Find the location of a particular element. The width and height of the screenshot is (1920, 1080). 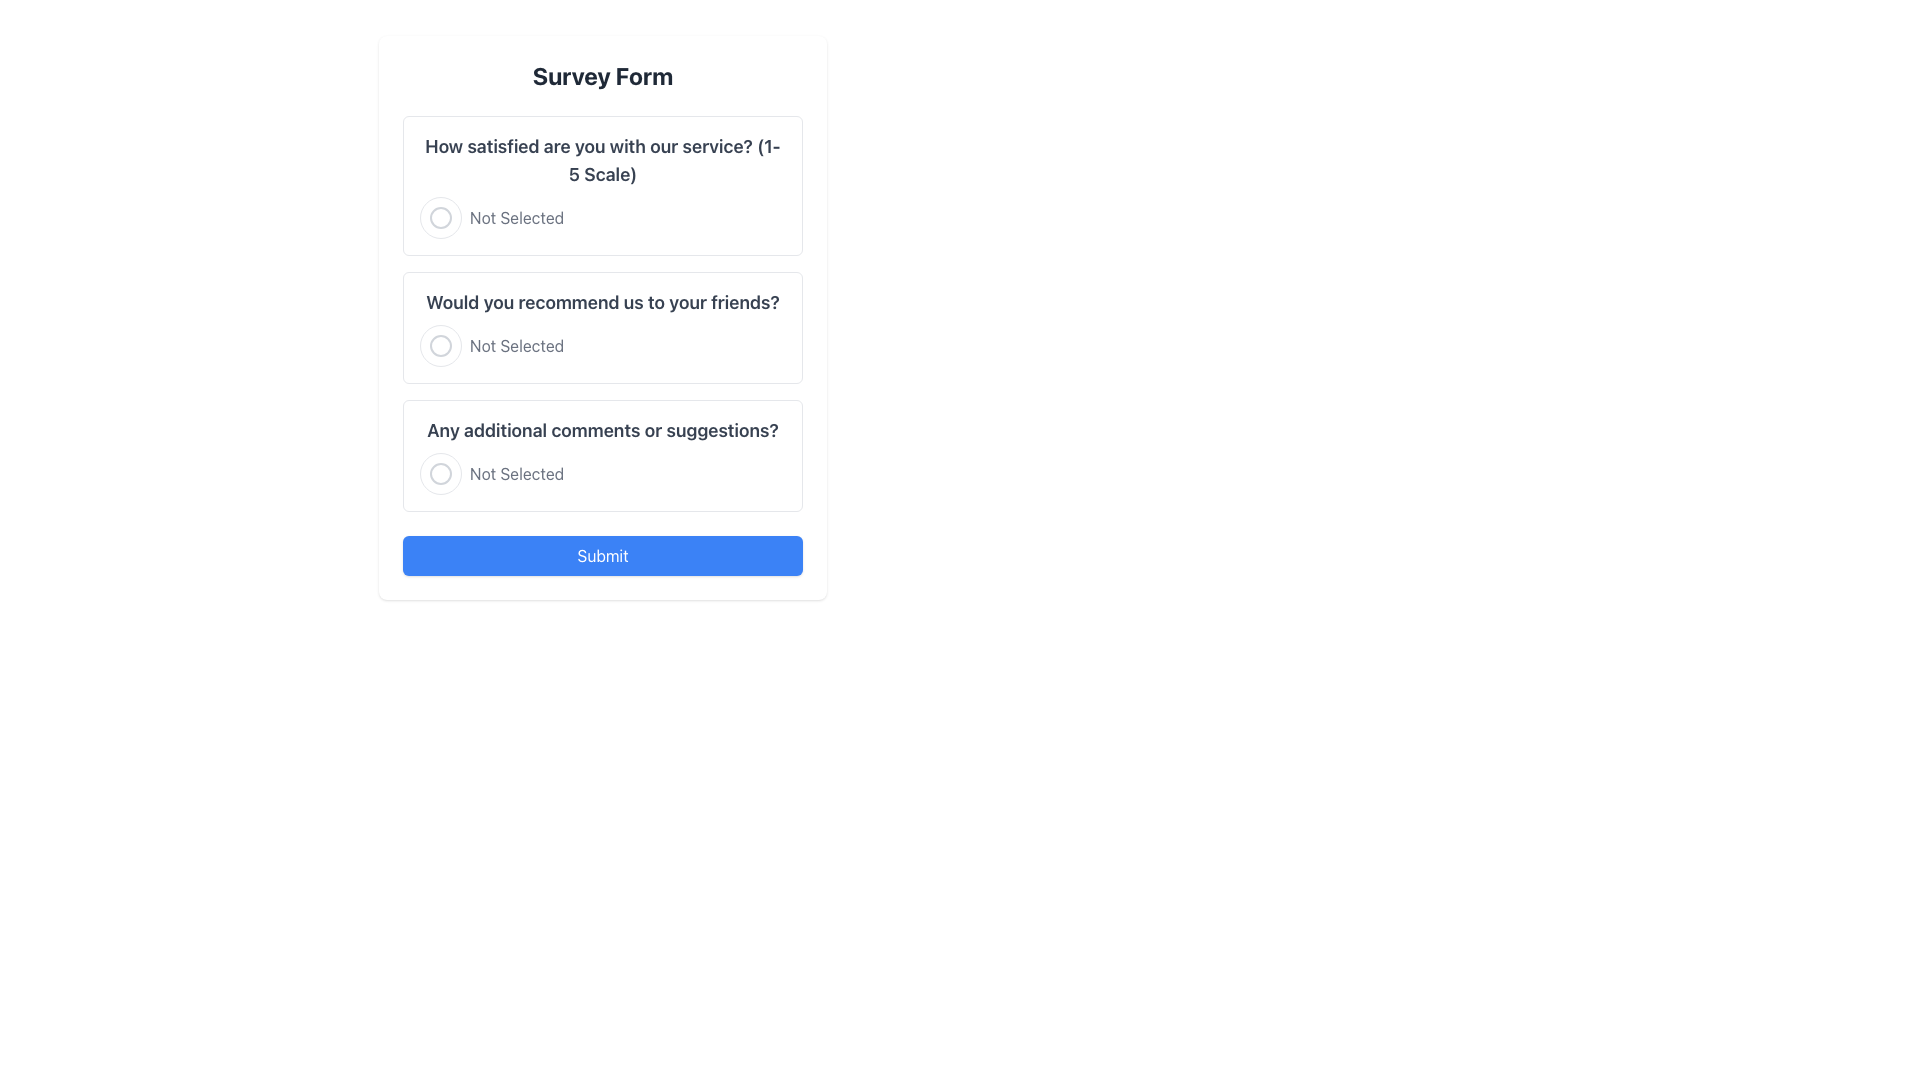

the static text label indicating the selection state for the question 'Would you recommend us to your friends?', currently displaying 'Not Selected' is located at coordinates (517, 345).